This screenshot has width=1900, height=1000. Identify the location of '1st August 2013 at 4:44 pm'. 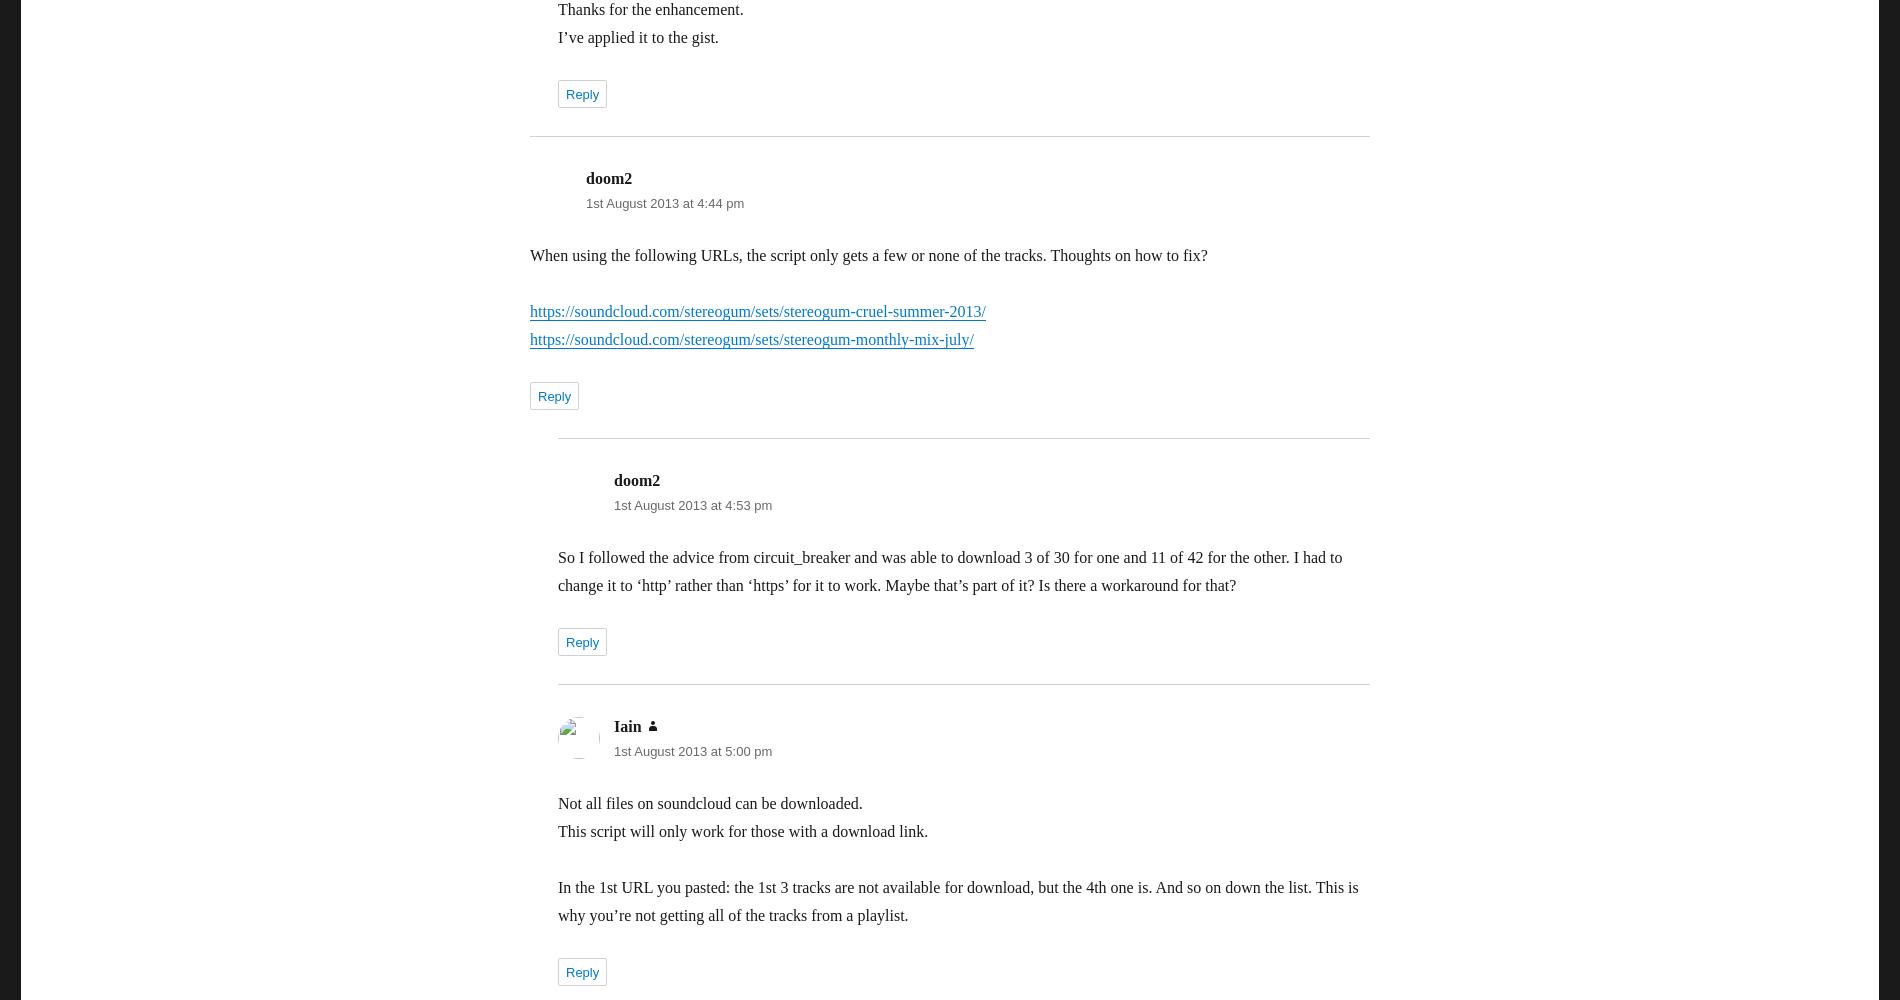
(665, 202).